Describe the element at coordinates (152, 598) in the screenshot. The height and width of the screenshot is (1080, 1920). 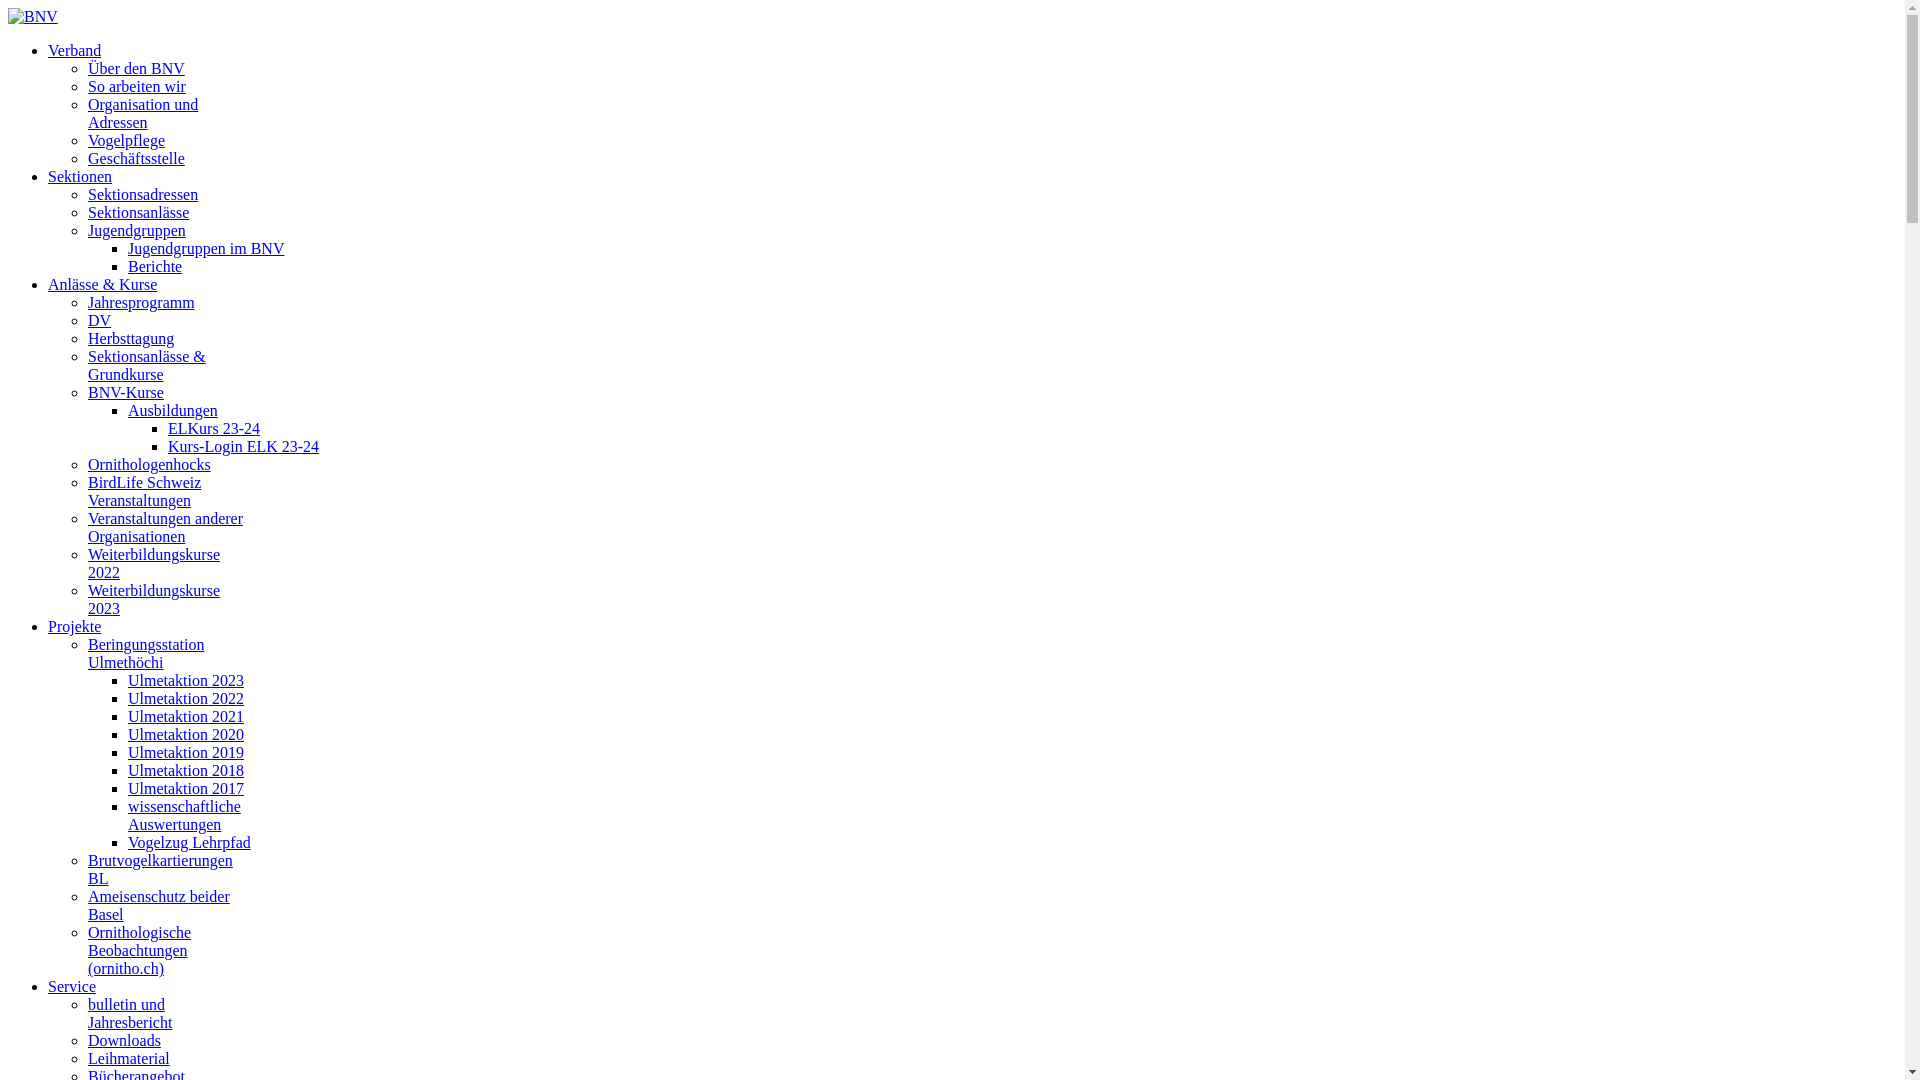
I see `'Weiterbildungskurse 2023'` at that location.